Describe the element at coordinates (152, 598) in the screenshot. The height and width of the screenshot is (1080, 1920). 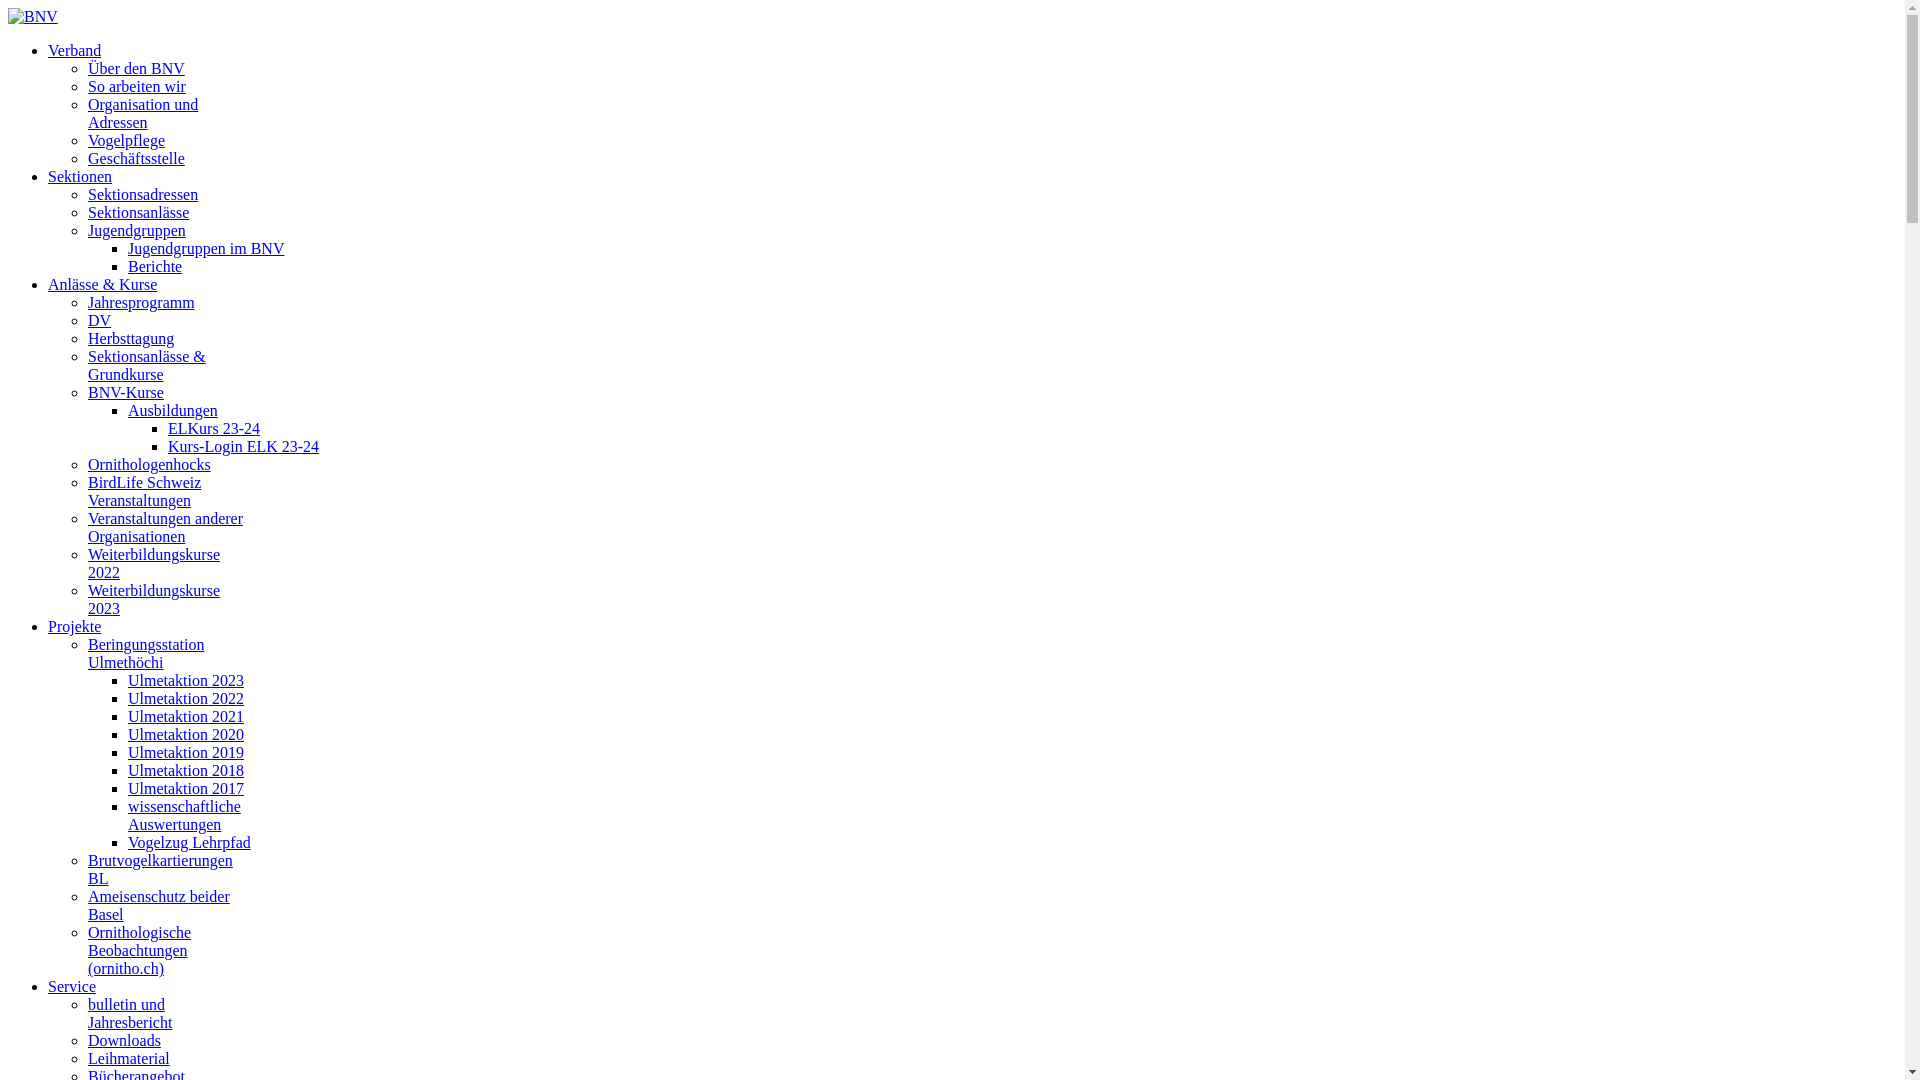
I see `'Weiterbildungskurse 2023'` at that location.